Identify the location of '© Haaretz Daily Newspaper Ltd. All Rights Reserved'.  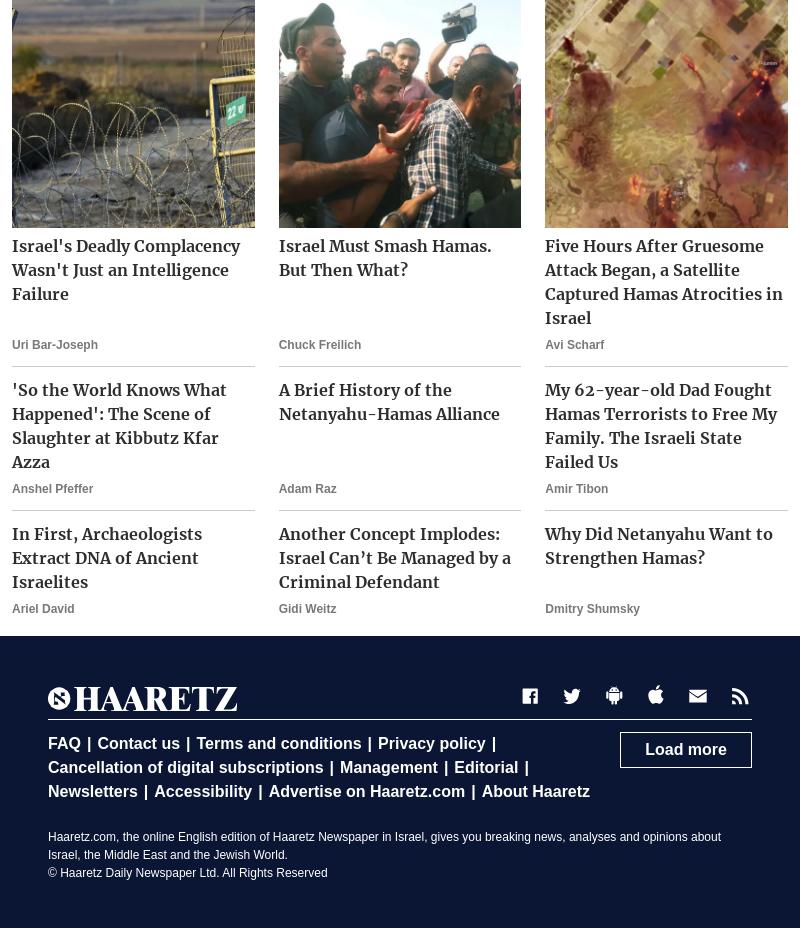
(186, 872).